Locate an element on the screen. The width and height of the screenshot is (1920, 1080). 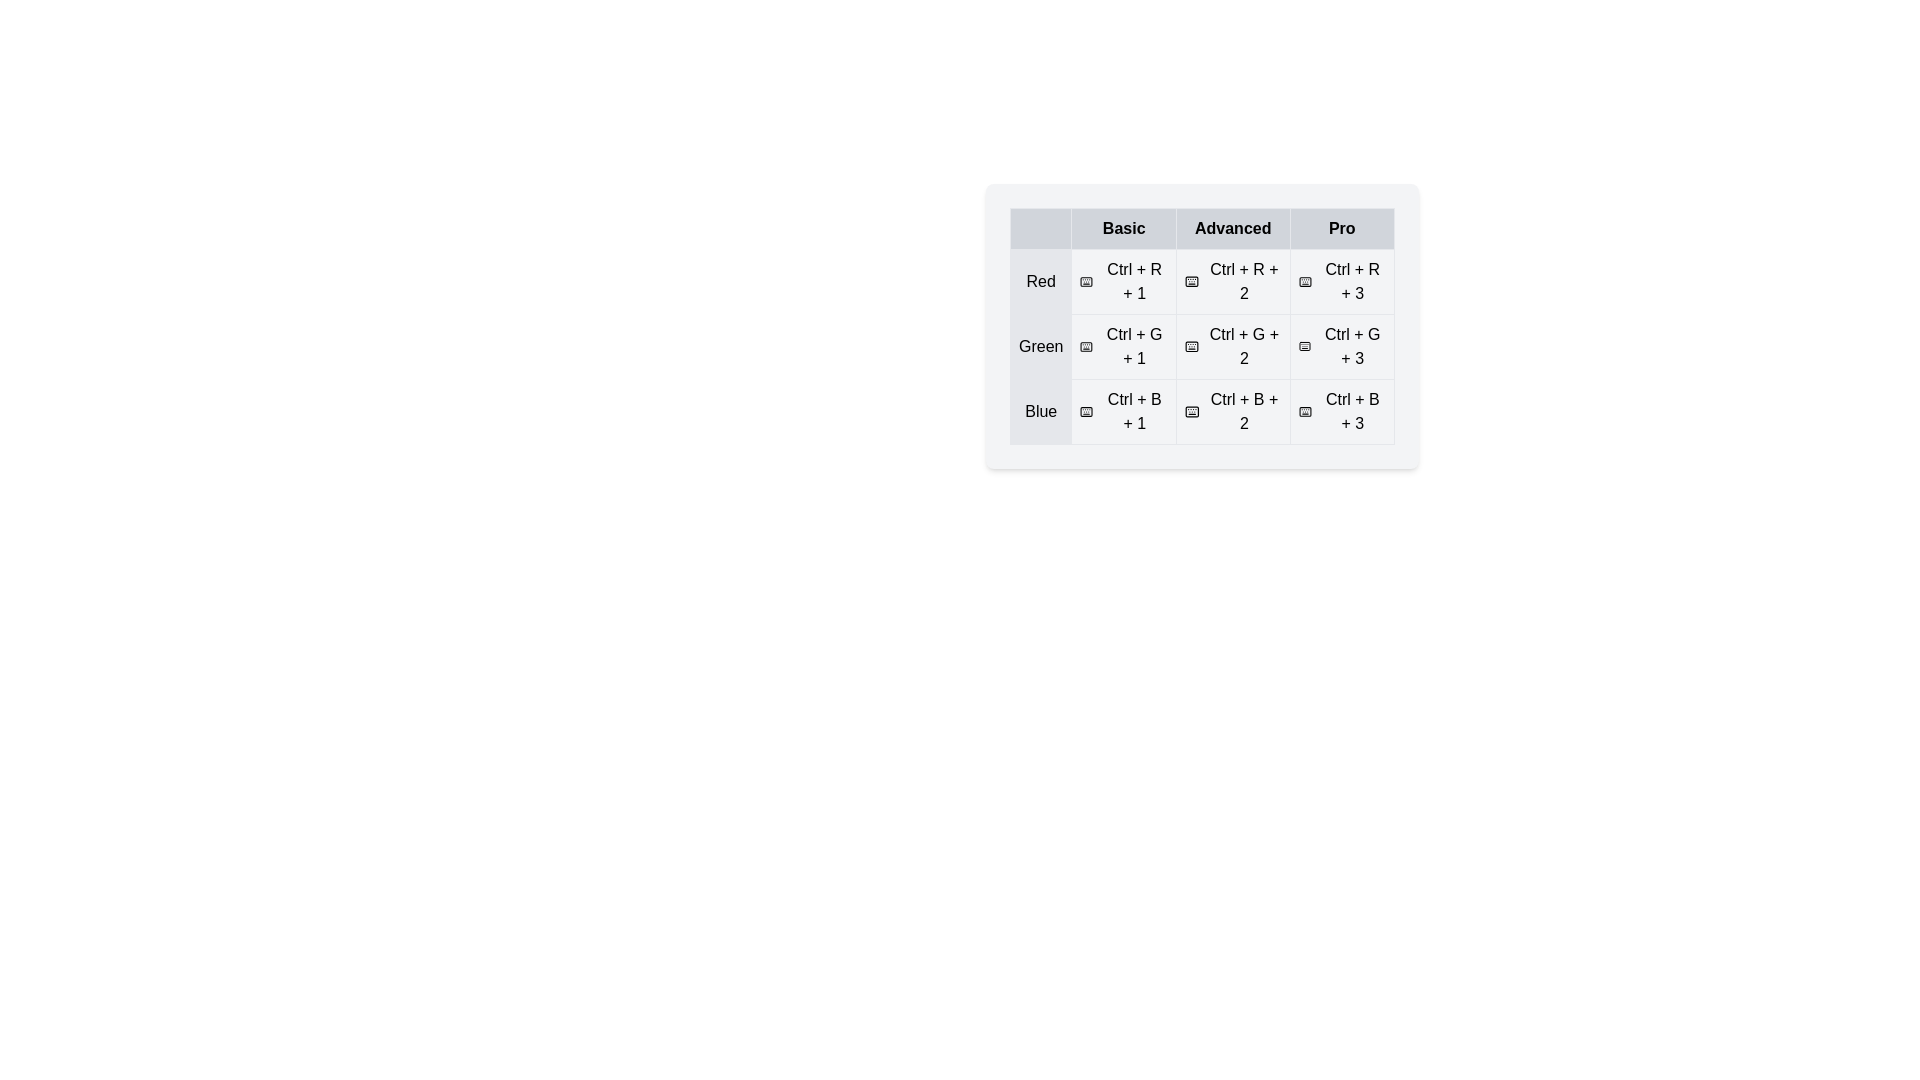
the Informative Button located in the 'Pro' column, second row labeled 'Green', which indicates the keyboard shortcut 'Ctrl + G + 3' is located at coordinates (1342, 346).